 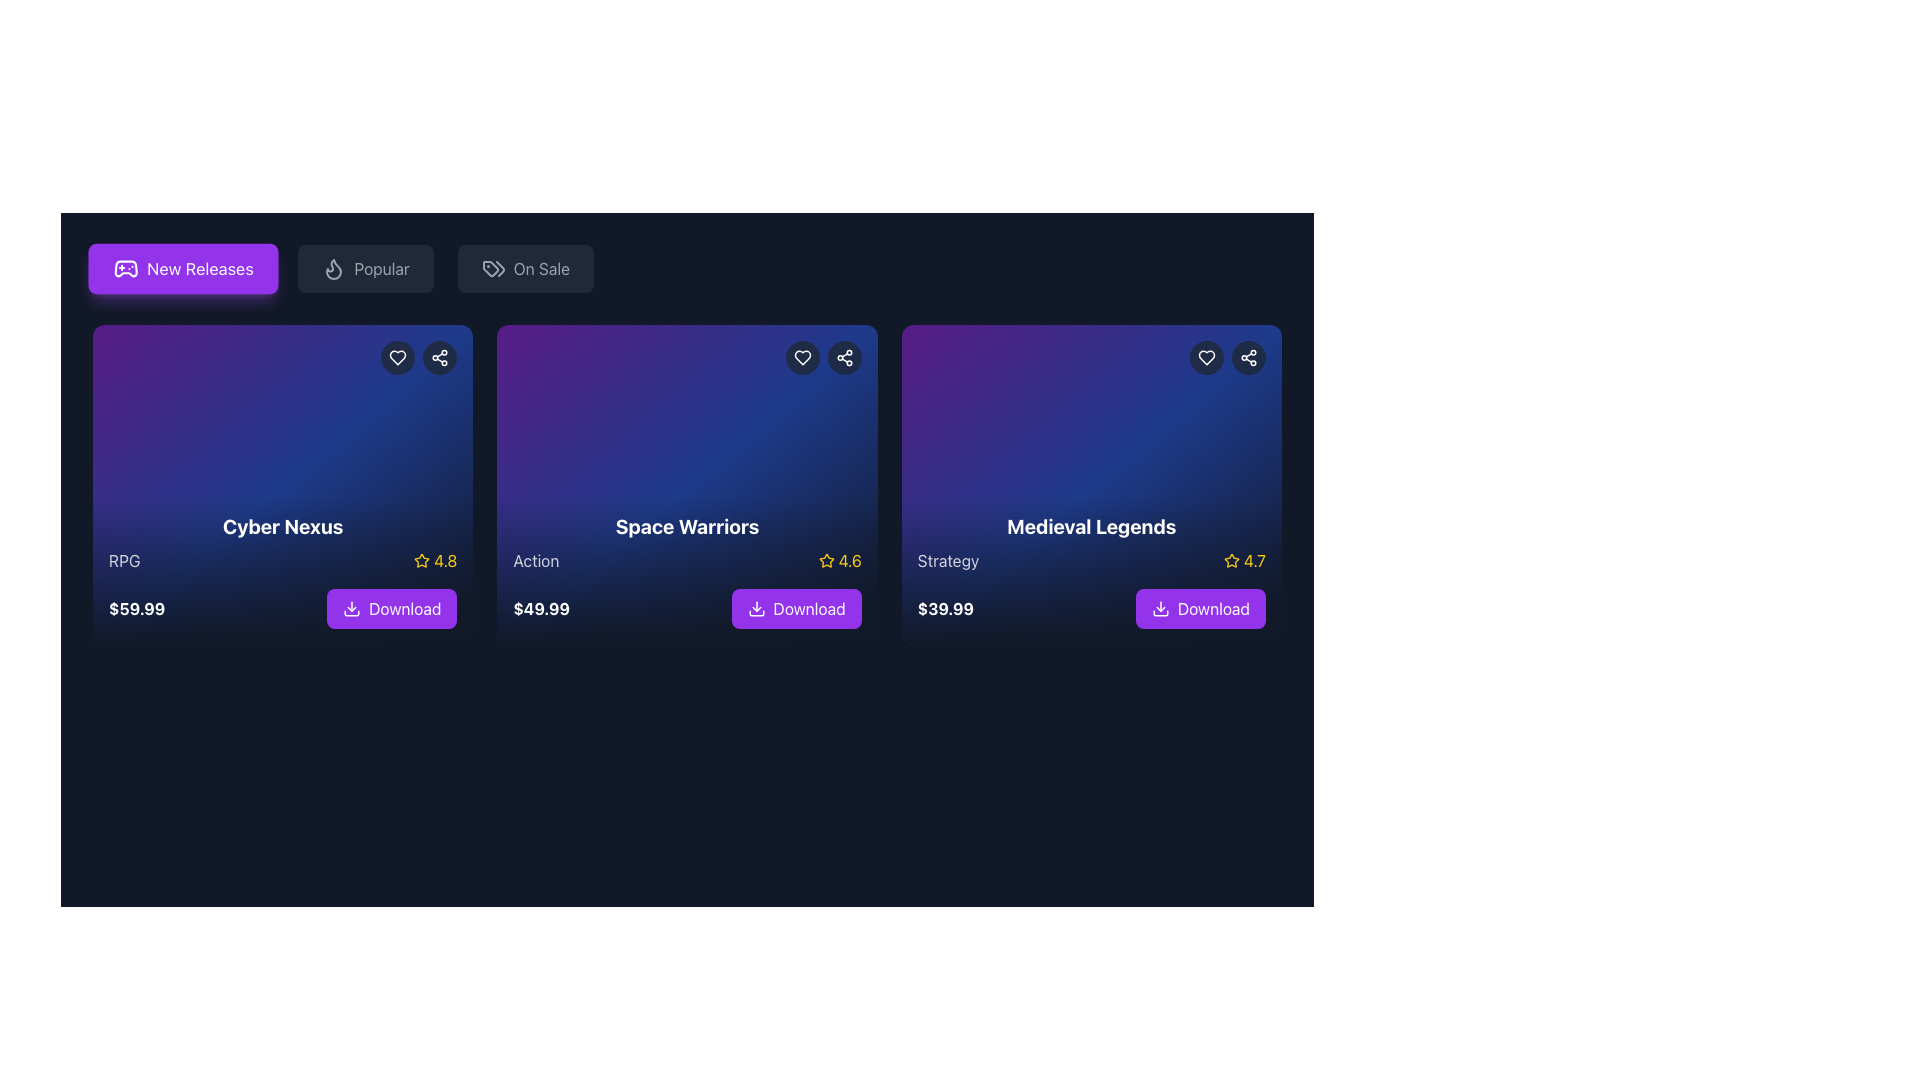 What do you see at coordinates (493, 268) in the screenshot?
I see `the icon resembling a tag with a gray outline, located to the left of the 'On Sale' text in the third button of the navigation bar` at bounding box center [493, 268].